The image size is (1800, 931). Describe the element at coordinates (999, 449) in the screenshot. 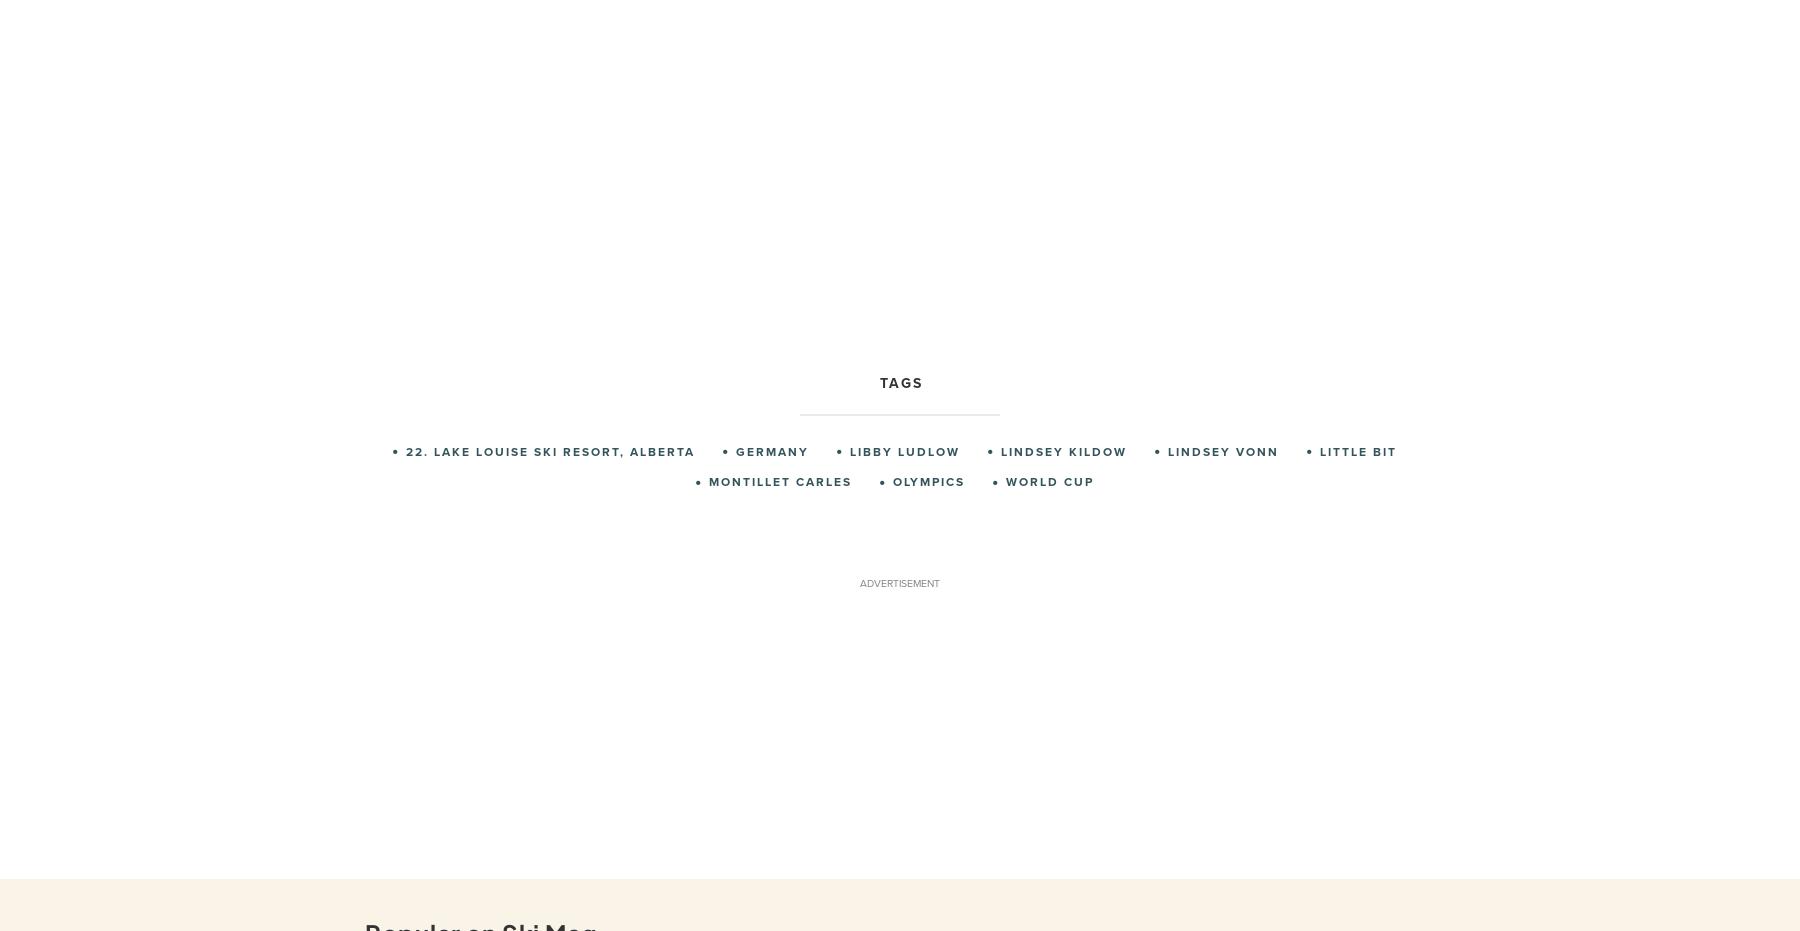

I see `'lindsey kildow'` at that location.